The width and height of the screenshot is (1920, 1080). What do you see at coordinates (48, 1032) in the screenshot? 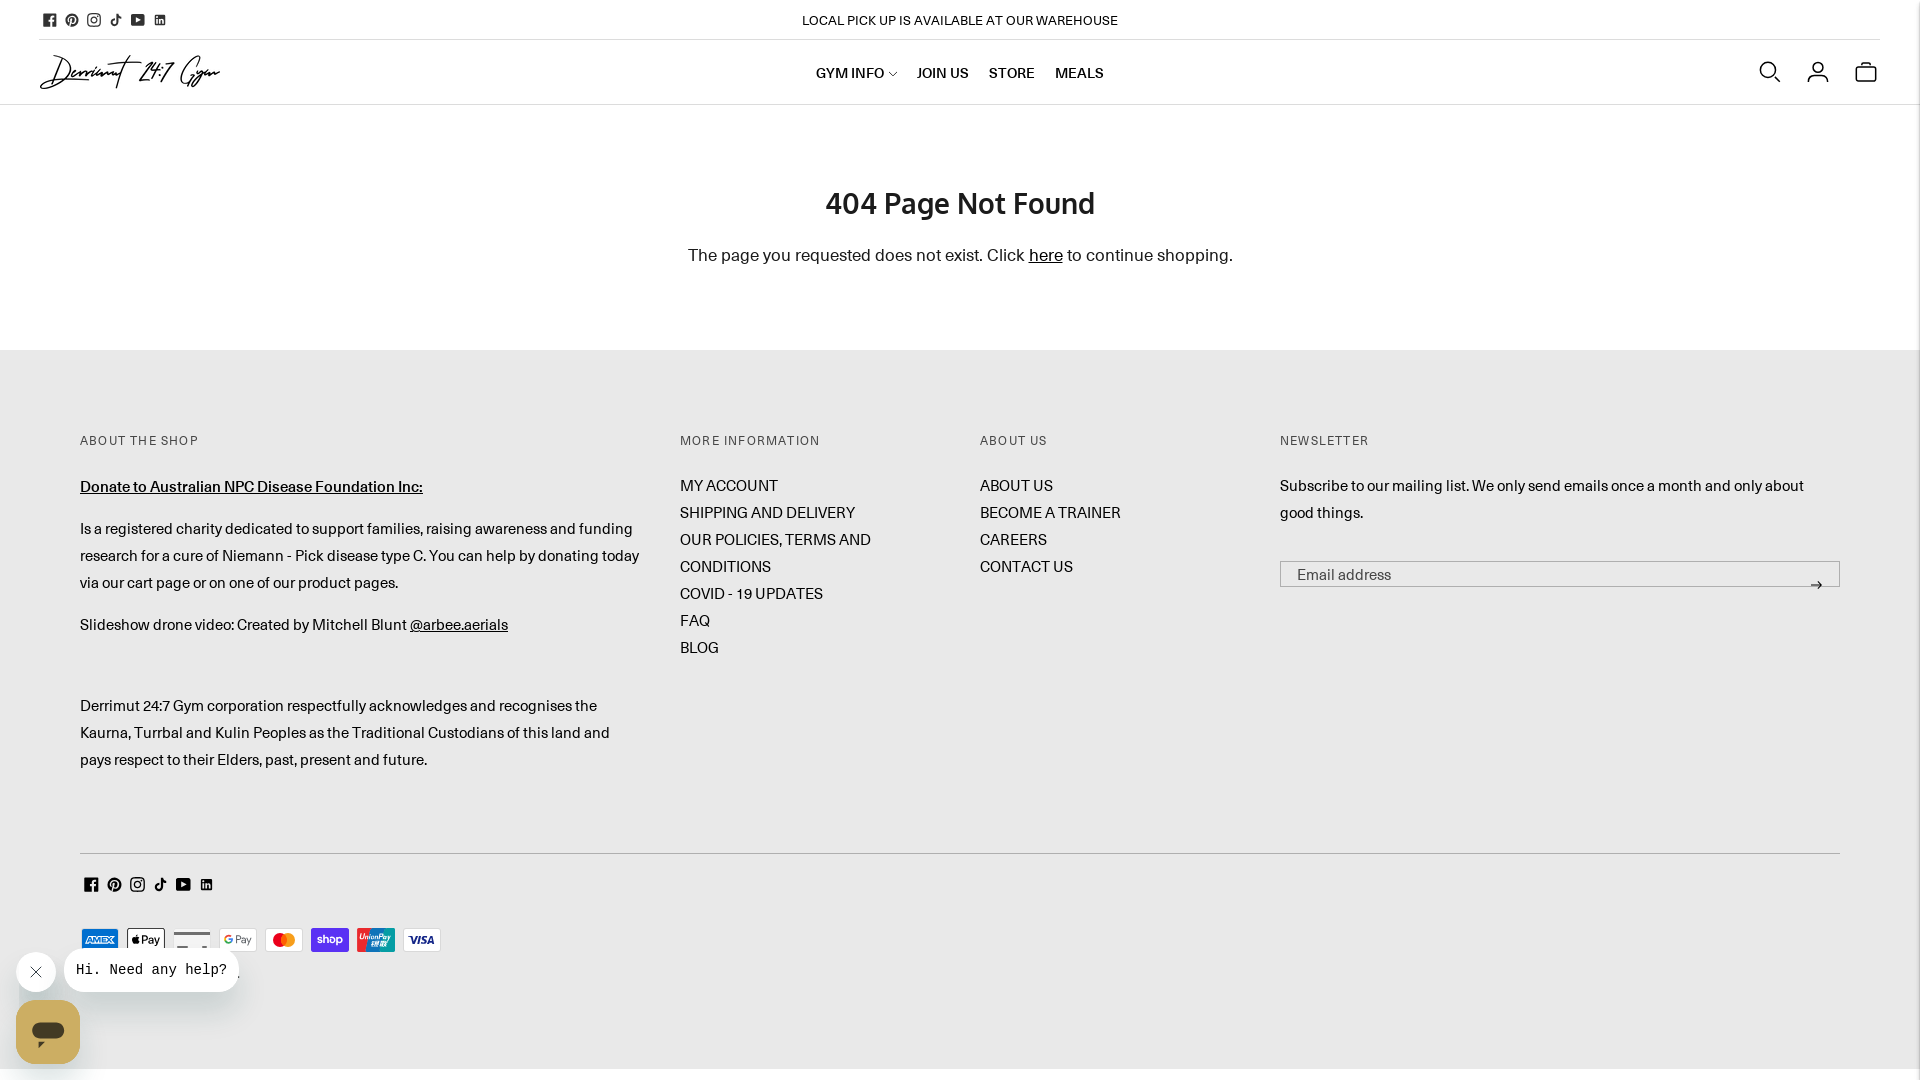
I see `'Button to launch messaging window'` at bounding box center [48, 1032].